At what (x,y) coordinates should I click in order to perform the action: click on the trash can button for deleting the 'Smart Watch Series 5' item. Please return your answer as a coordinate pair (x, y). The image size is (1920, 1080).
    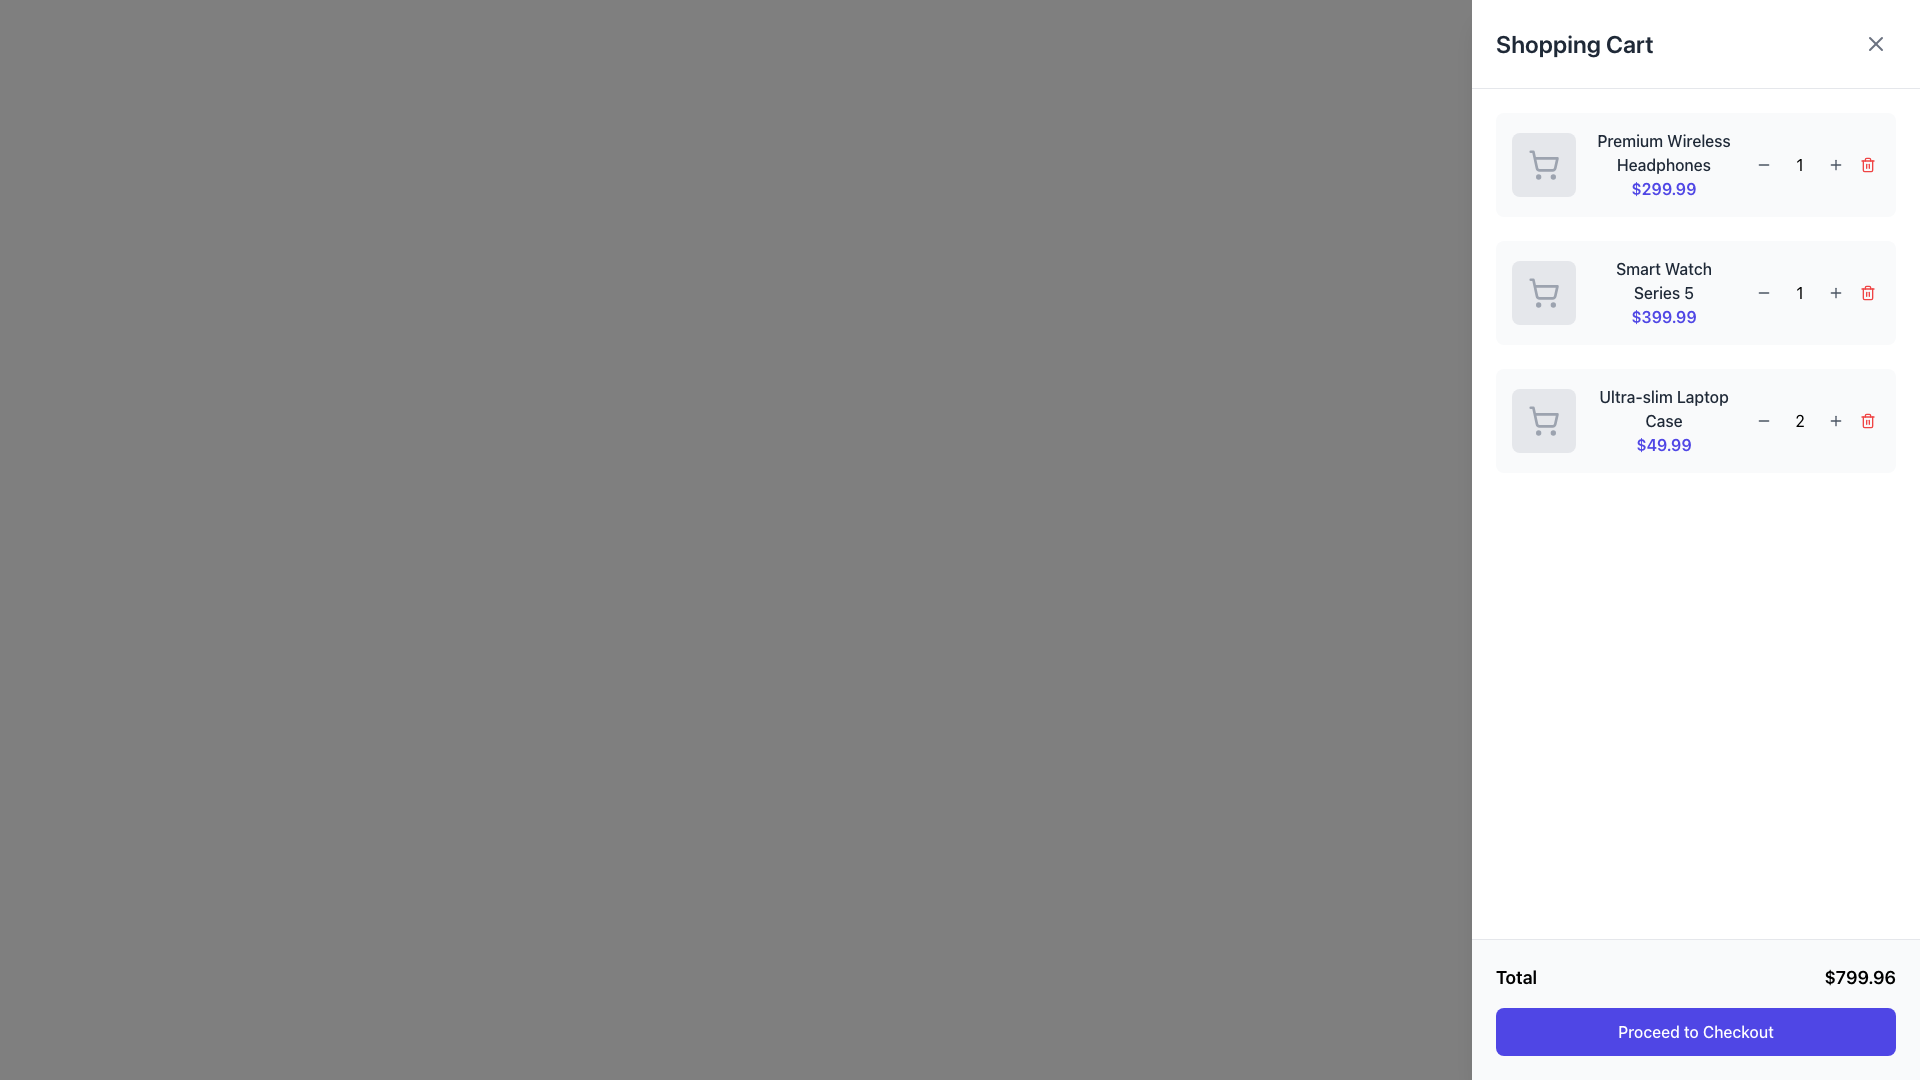
    Looking at the image, I should click on (1866, 293).